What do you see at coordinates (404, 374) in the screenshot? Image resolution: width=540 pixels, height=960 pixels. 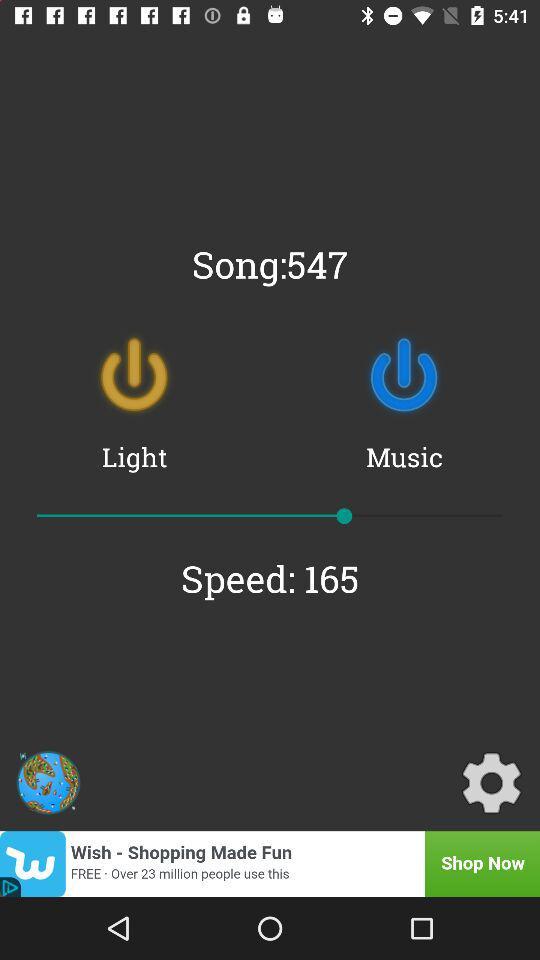 I see `the icon below song:547` at bounding box center [404, 374].